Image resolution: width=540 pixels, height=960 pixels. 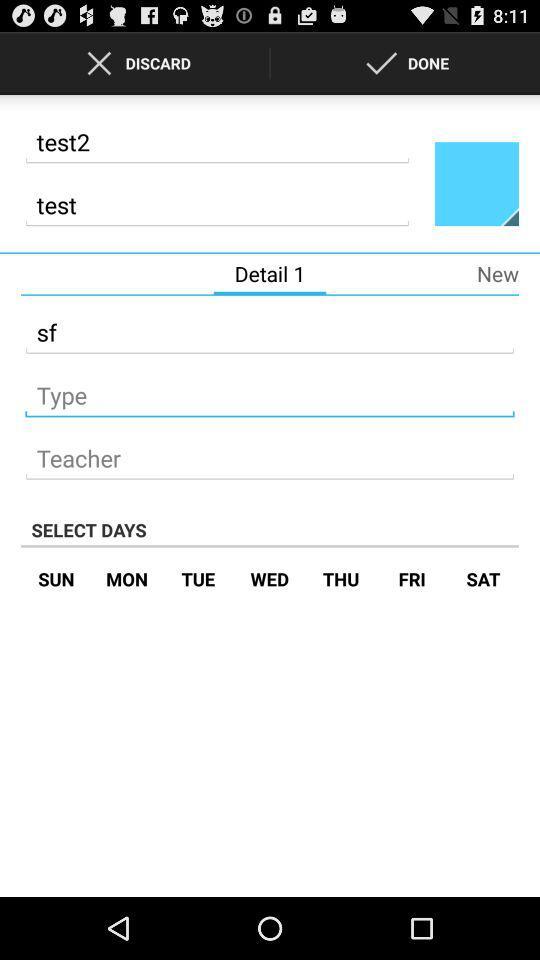 What do you see at coordinates (475, 183) in the screenshot?
I see `color` at bounding box center [475, 183].